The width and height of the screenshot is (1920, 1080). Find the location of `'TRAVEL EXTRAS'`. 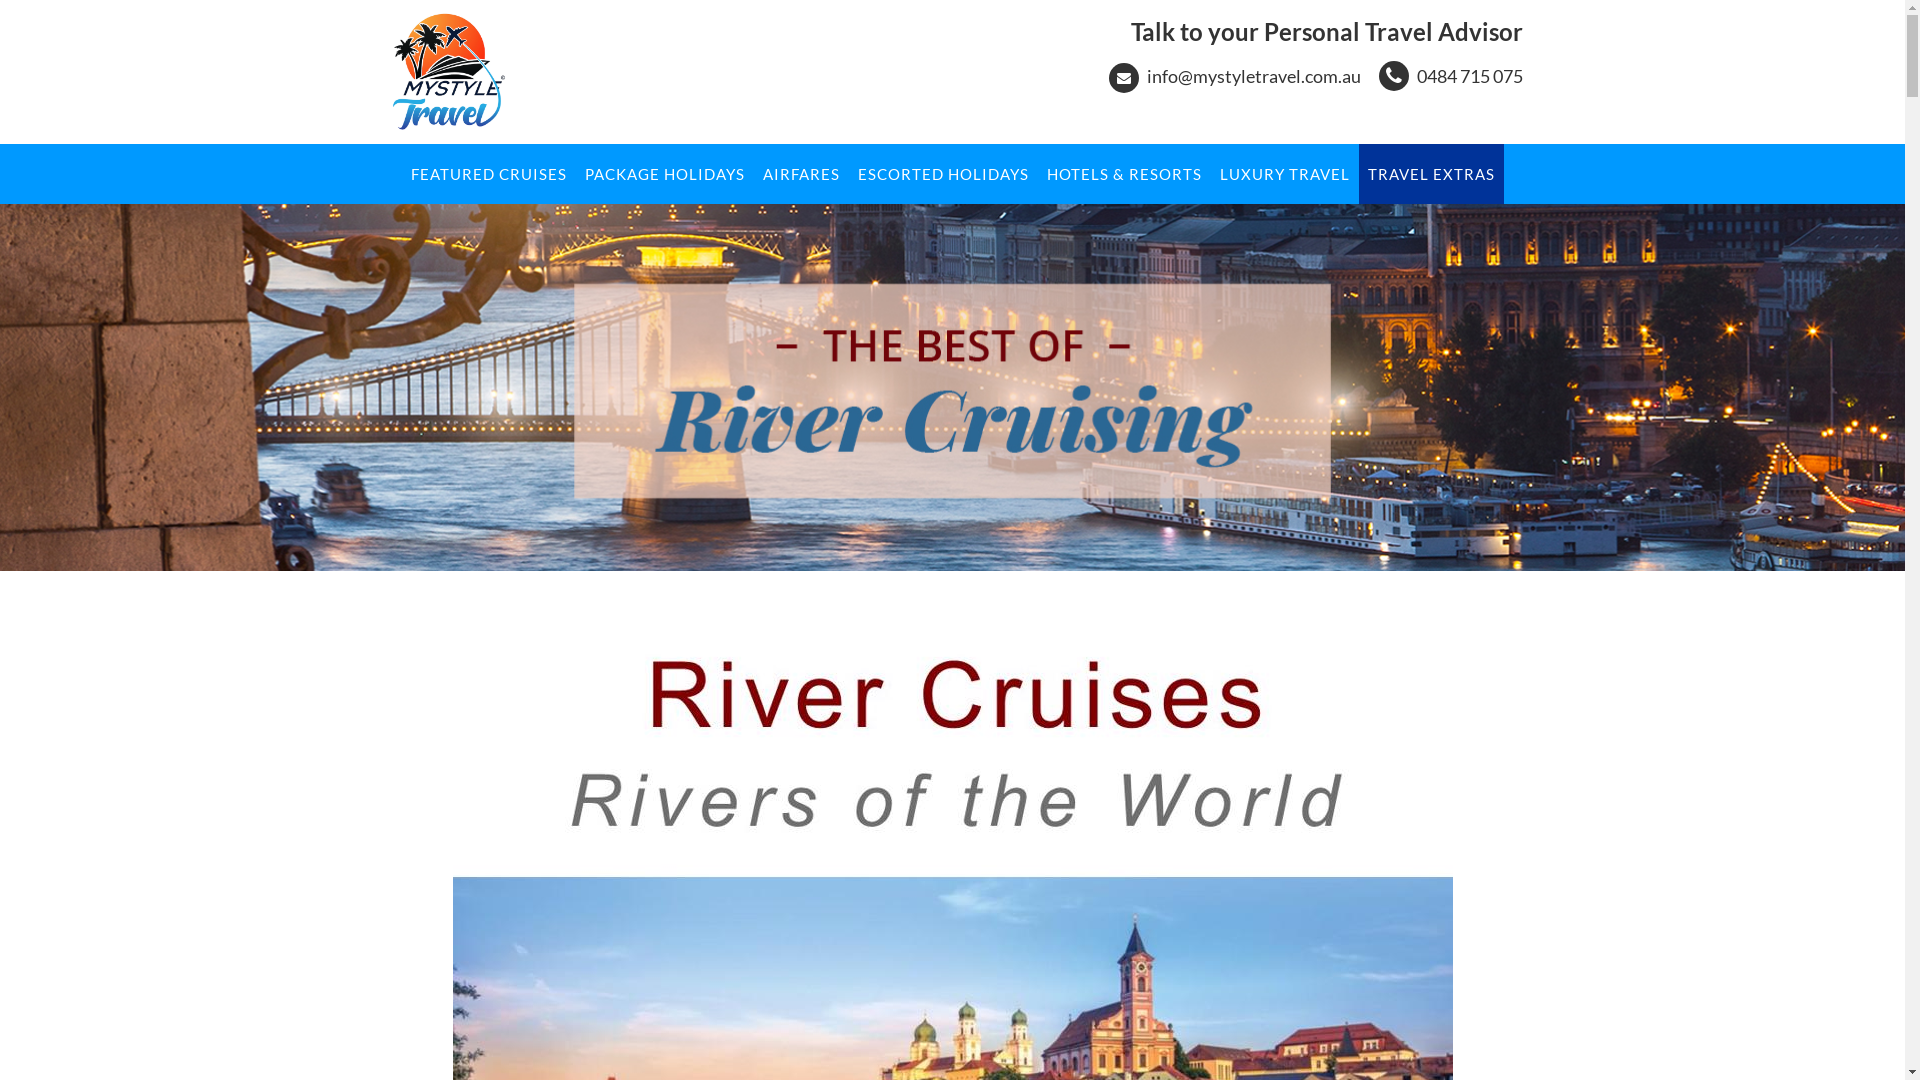

'TRAVEL EXTRAS' is located at coordinates (1430, 172).